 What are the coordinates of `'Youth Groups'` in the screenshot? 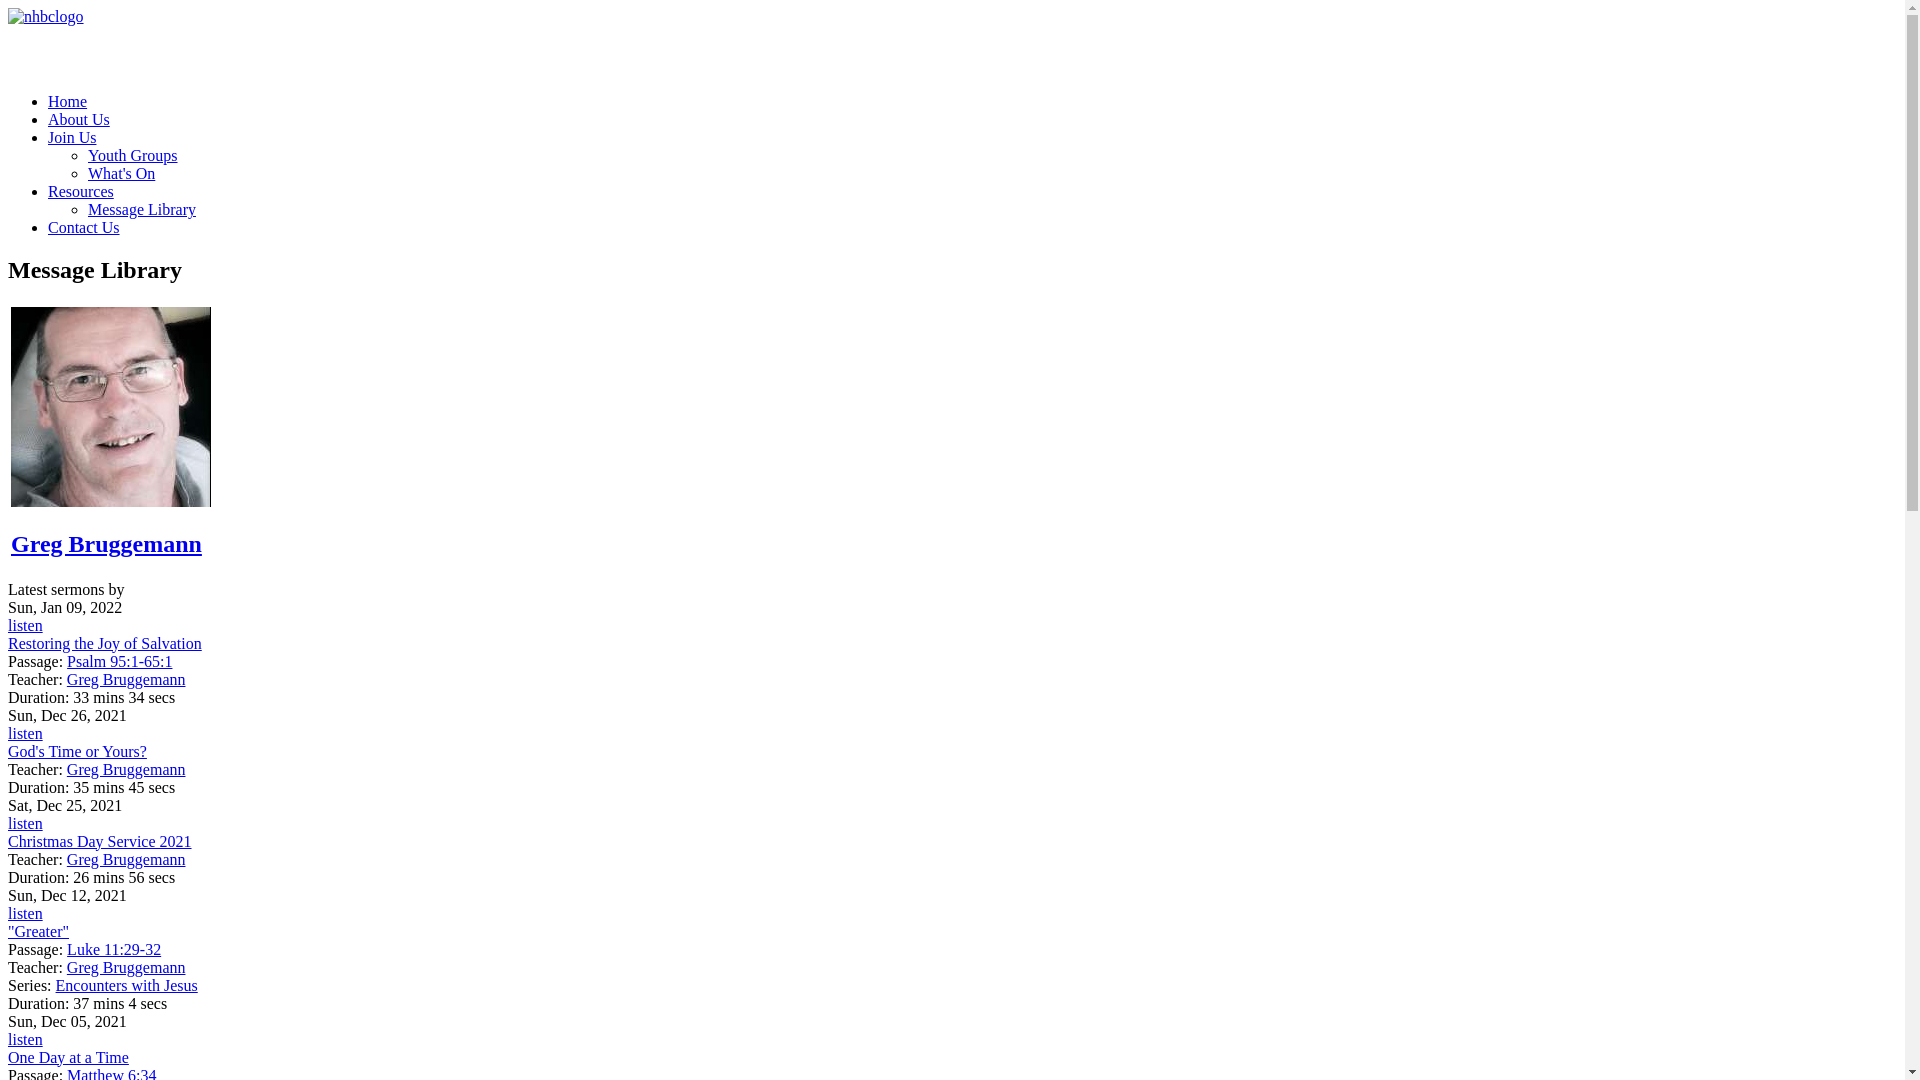 It's located at (132, 154).